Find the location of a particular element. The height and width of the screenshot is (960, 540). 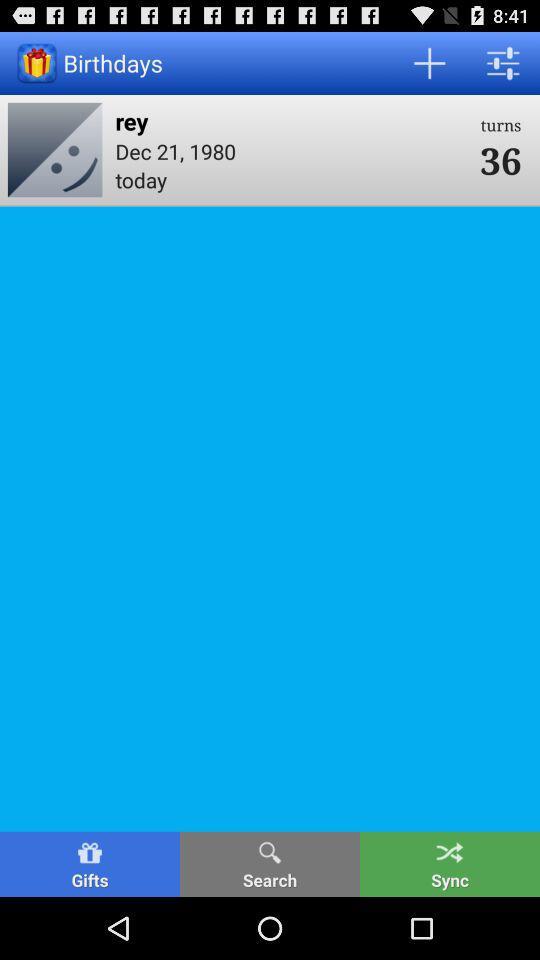

the app below the today item is located at coordinates (270, 863).